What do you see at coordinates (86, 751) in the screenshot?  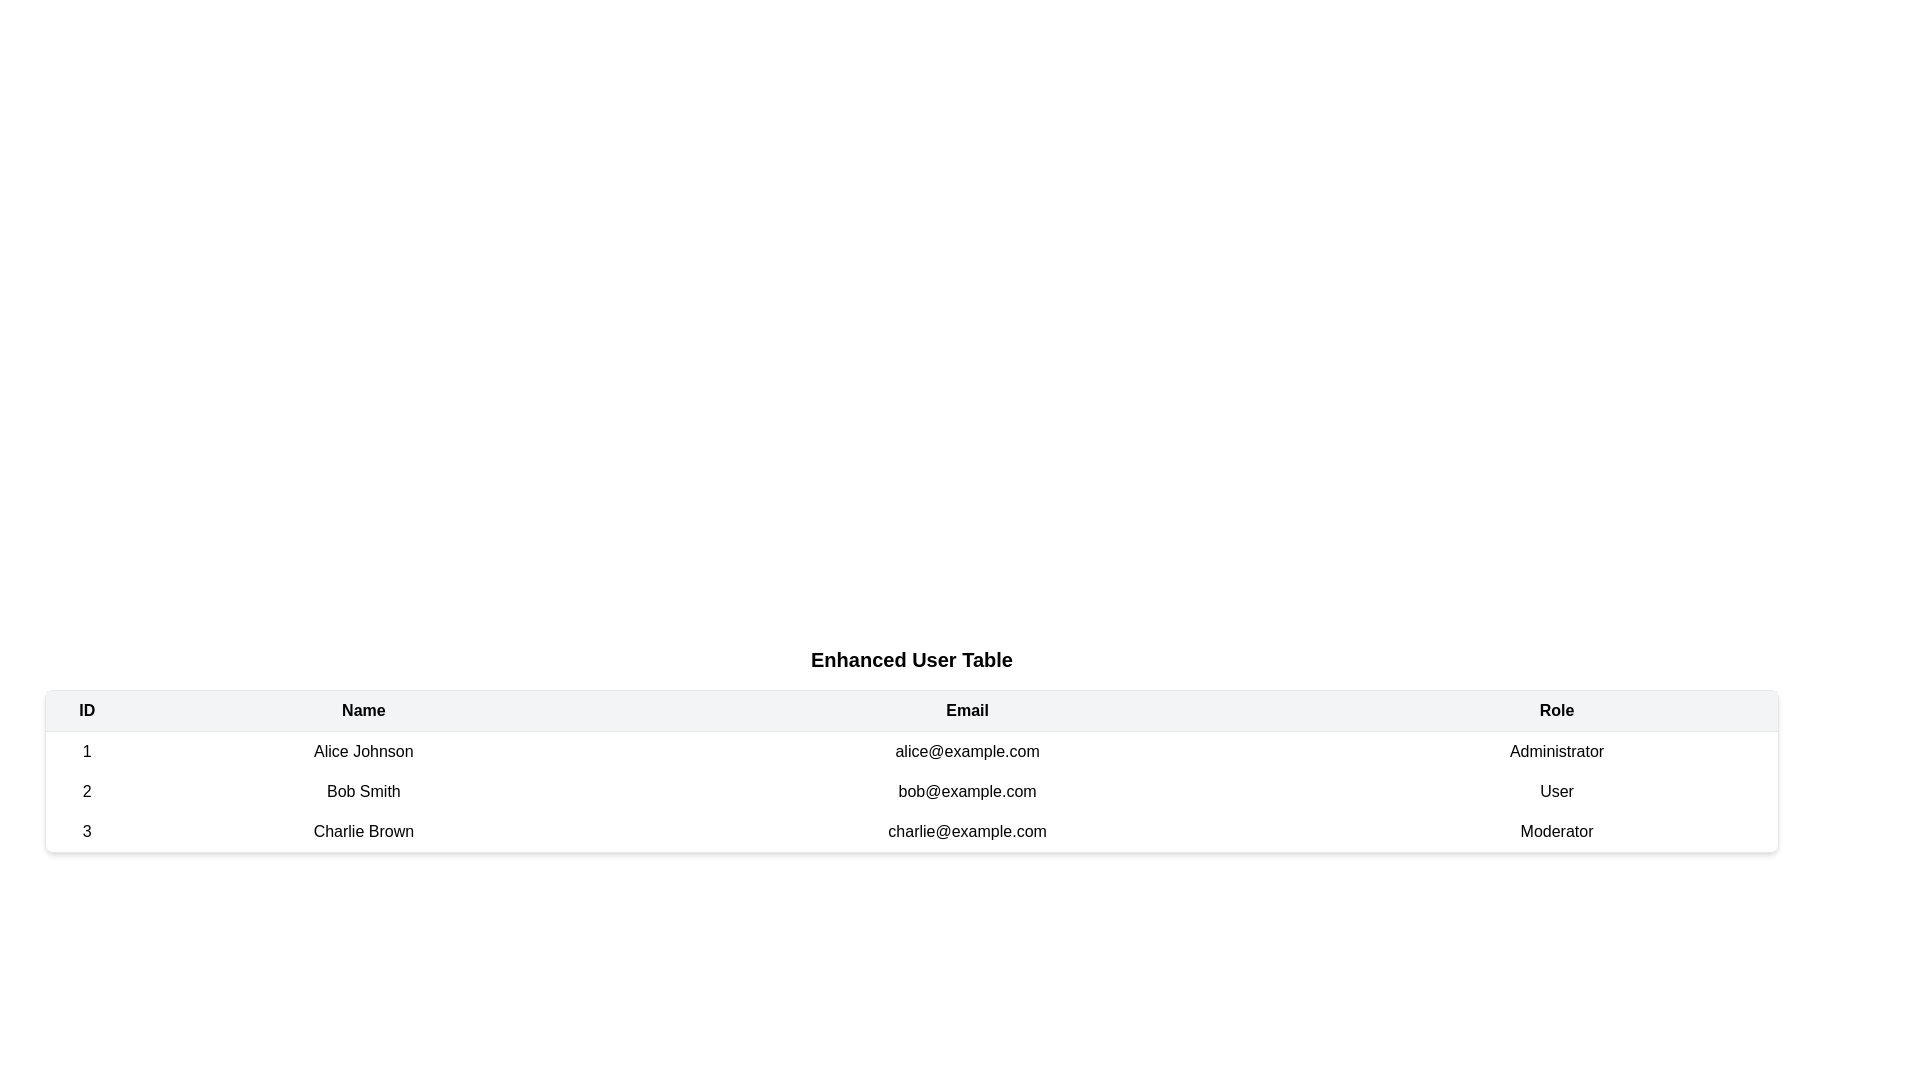 I see `the text label displaying the number '1' located in the first column of the first row of the table, under the 'ID' header` at bounding box center [86, 751].